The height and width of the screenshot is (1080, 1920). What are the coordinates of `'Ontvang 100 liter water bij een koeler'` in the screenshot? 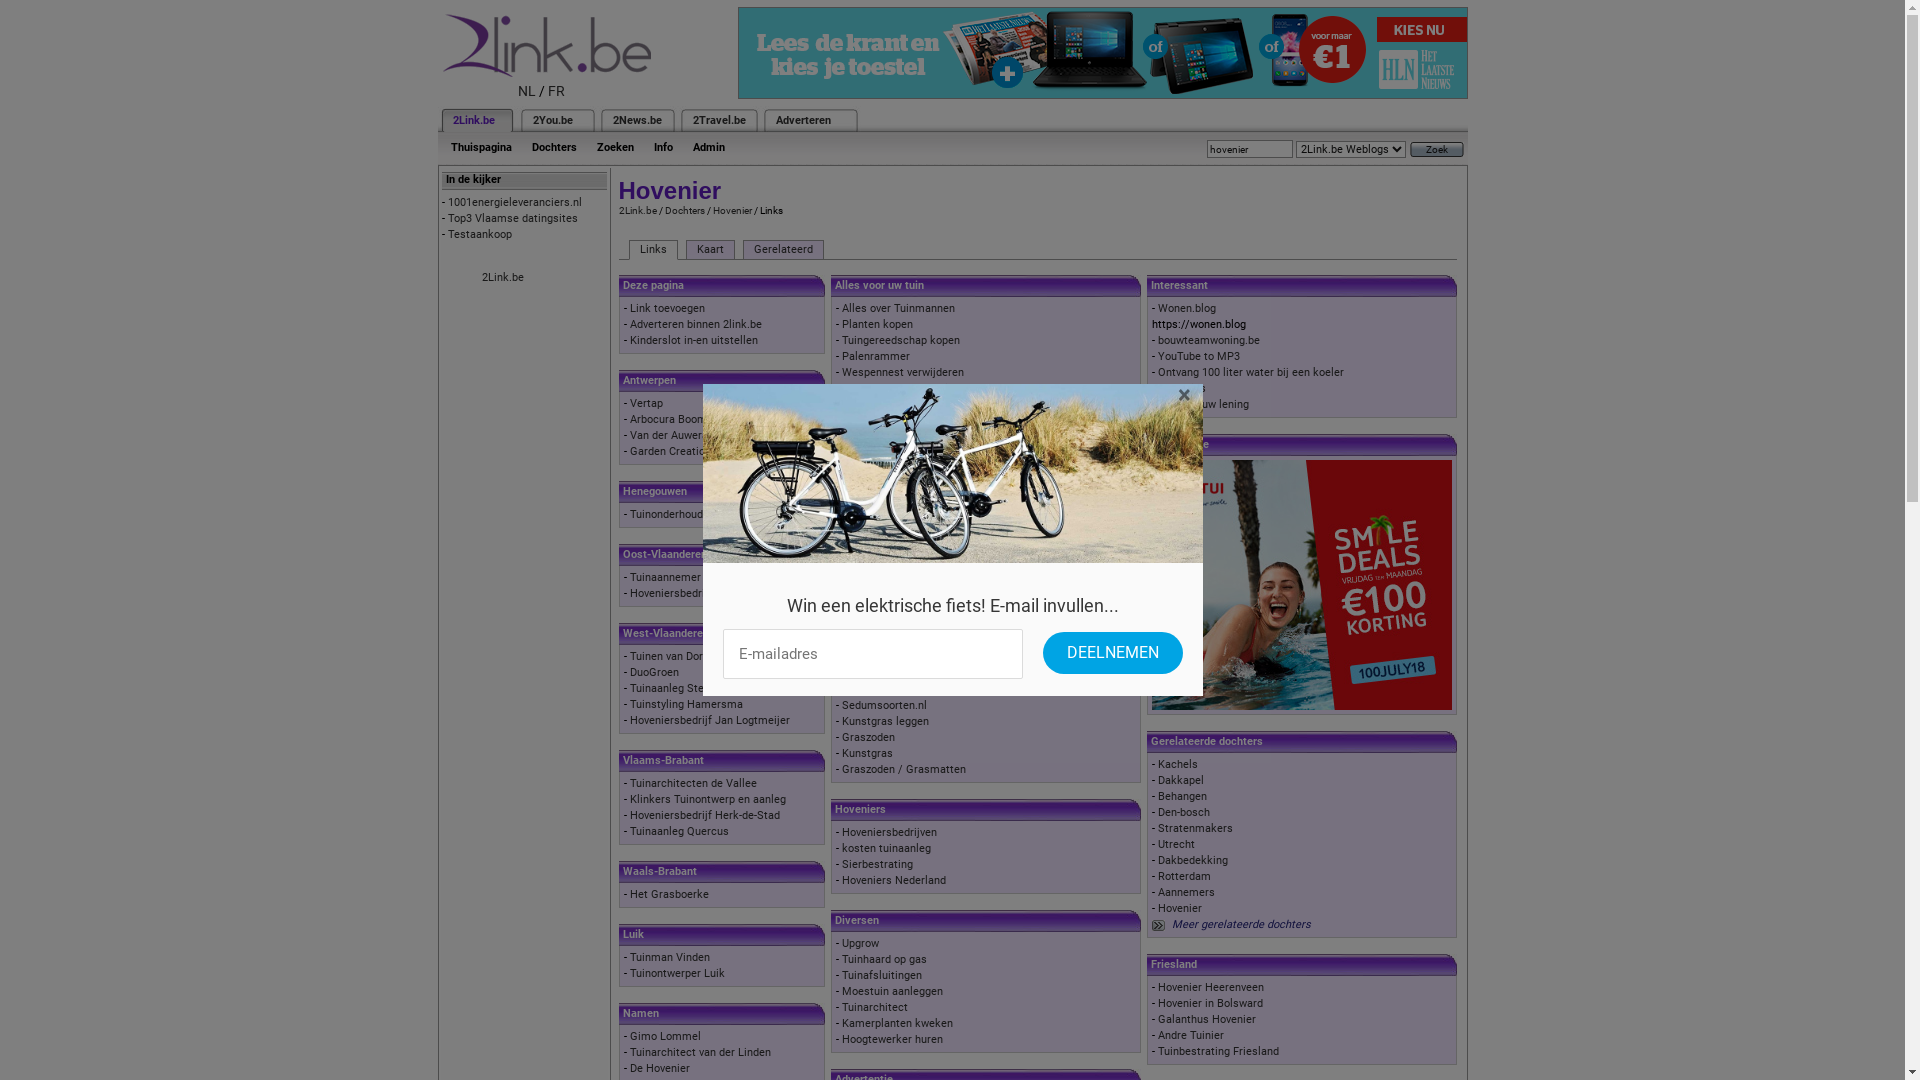 It's located at (1250, 372).